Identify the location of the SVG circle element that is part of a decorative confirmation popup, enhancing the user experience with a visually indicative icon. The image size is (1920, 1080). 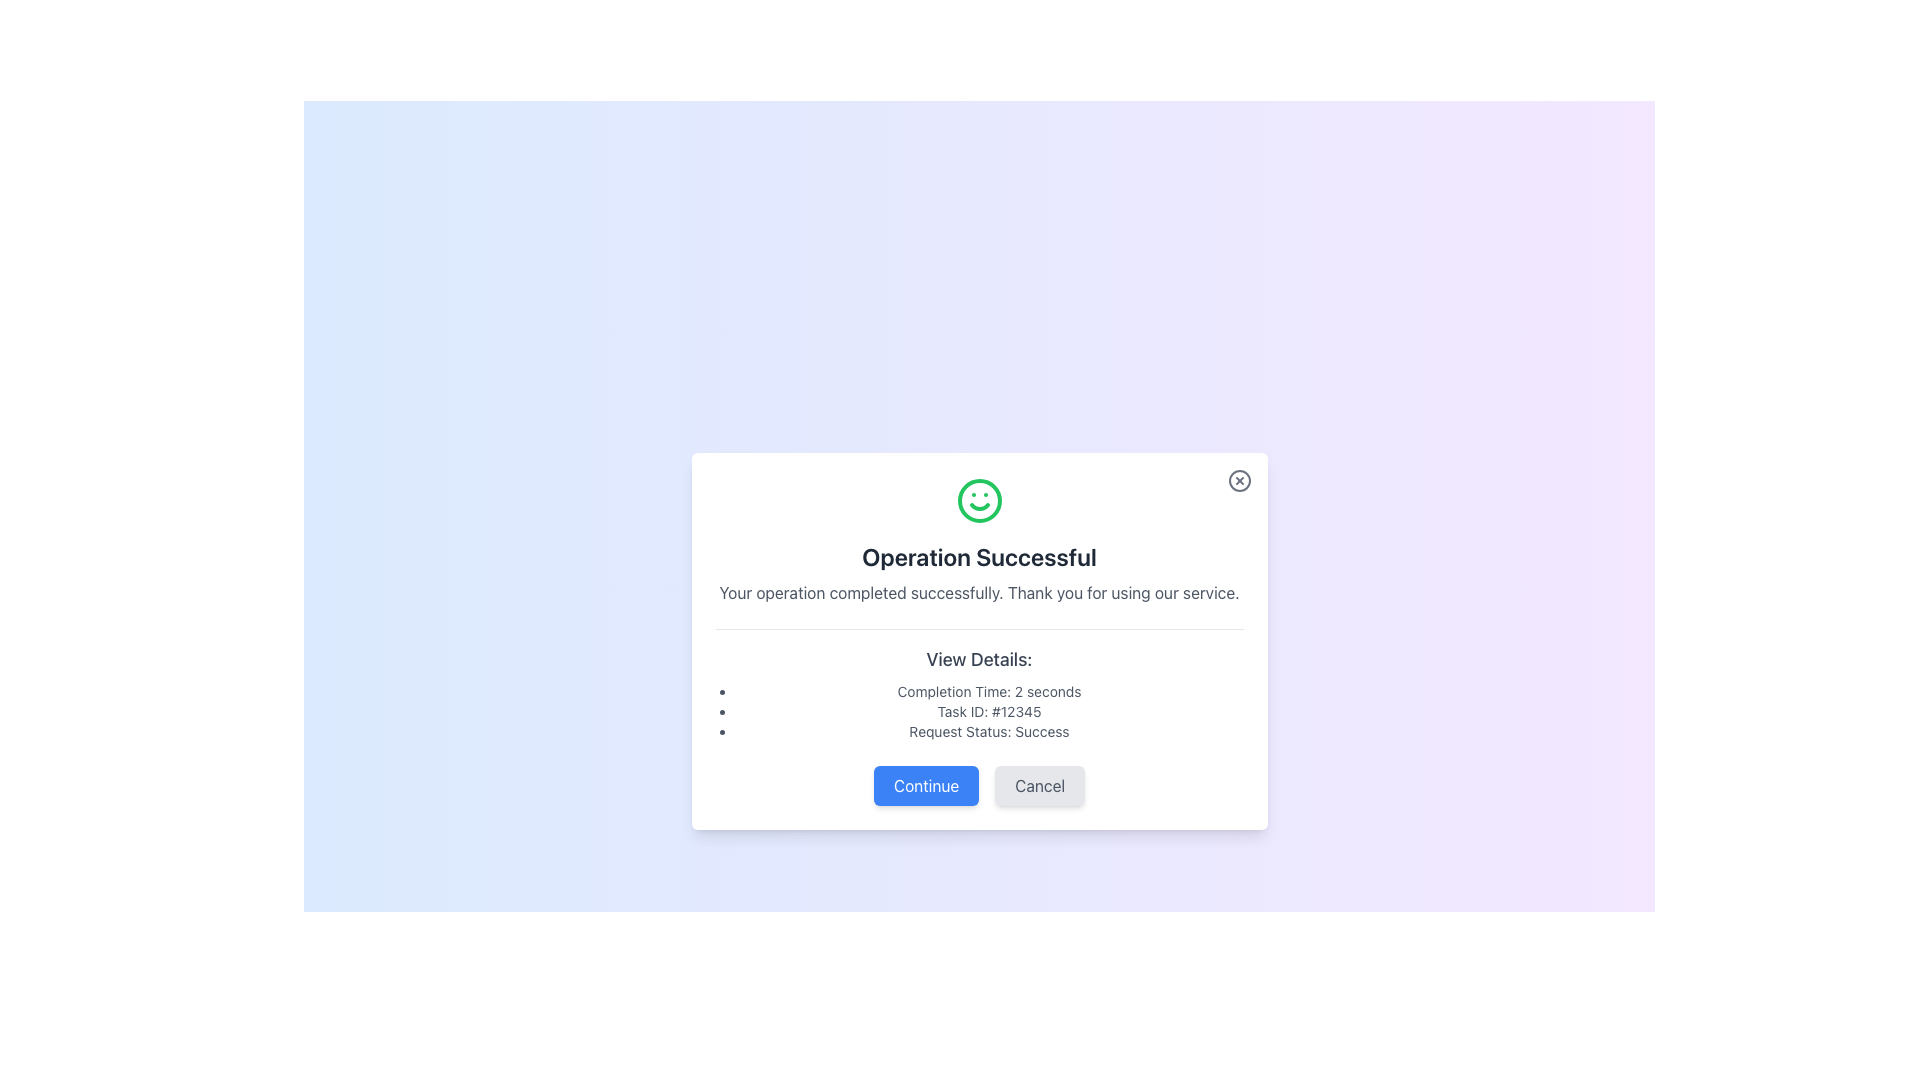
(979, 499).